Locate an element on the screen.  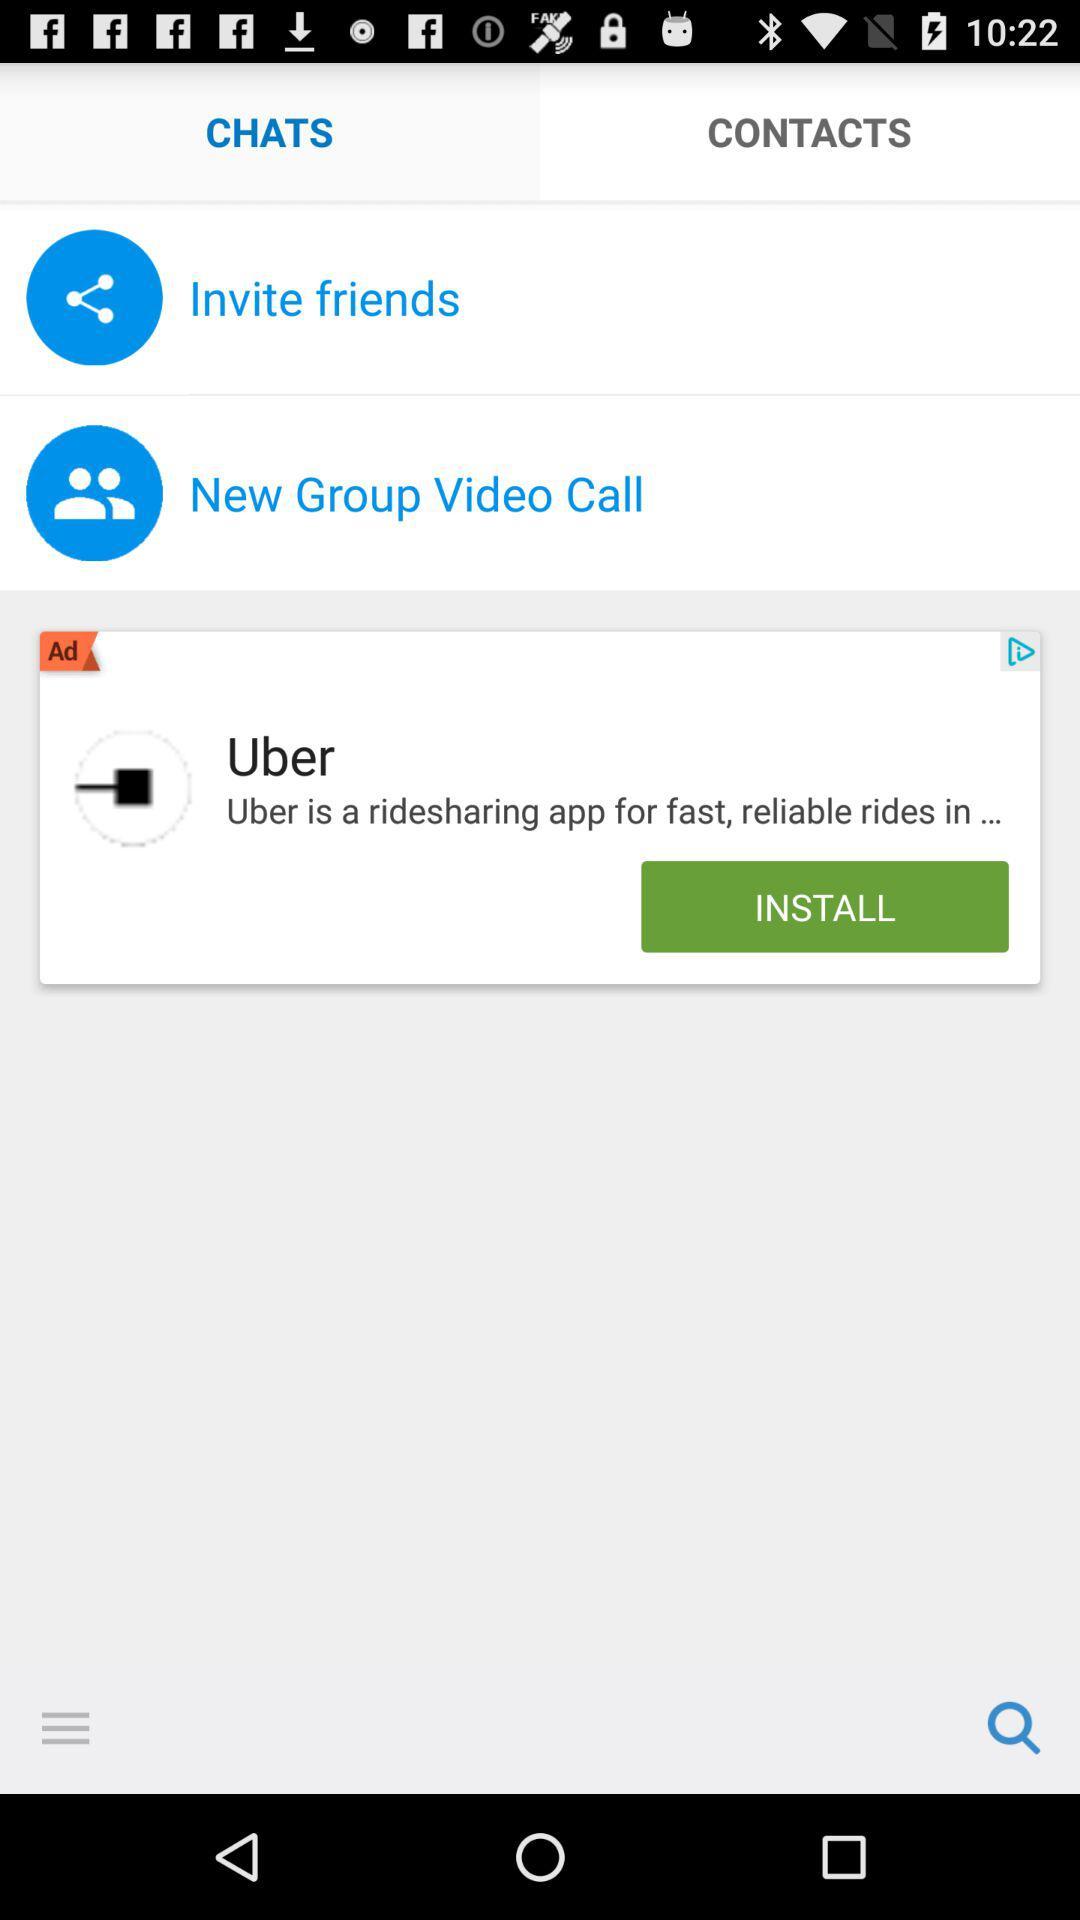
item next to the uber icon is located at coordinates (133, 787).